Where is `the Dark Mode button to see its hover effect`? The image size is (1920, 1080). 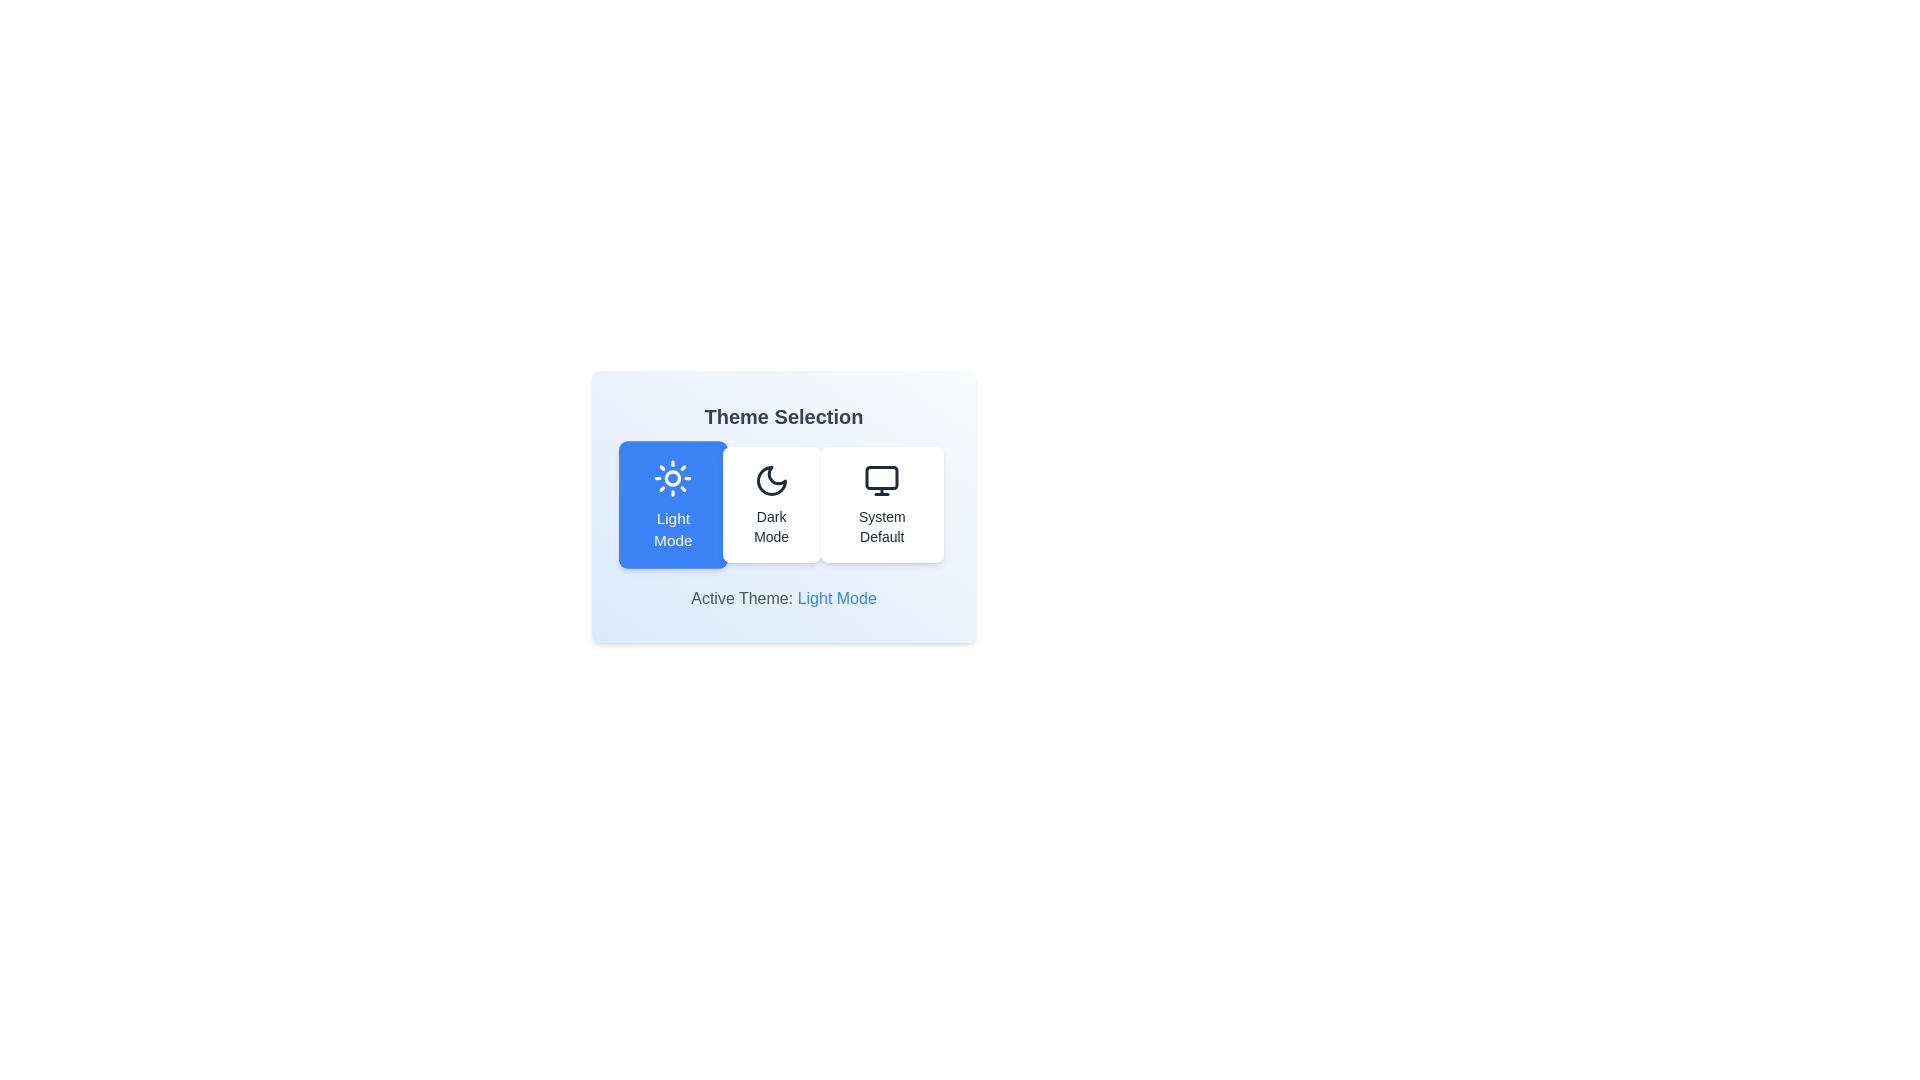 the Dark Mode button to see its hover effect is located at coordinates (770, 504).